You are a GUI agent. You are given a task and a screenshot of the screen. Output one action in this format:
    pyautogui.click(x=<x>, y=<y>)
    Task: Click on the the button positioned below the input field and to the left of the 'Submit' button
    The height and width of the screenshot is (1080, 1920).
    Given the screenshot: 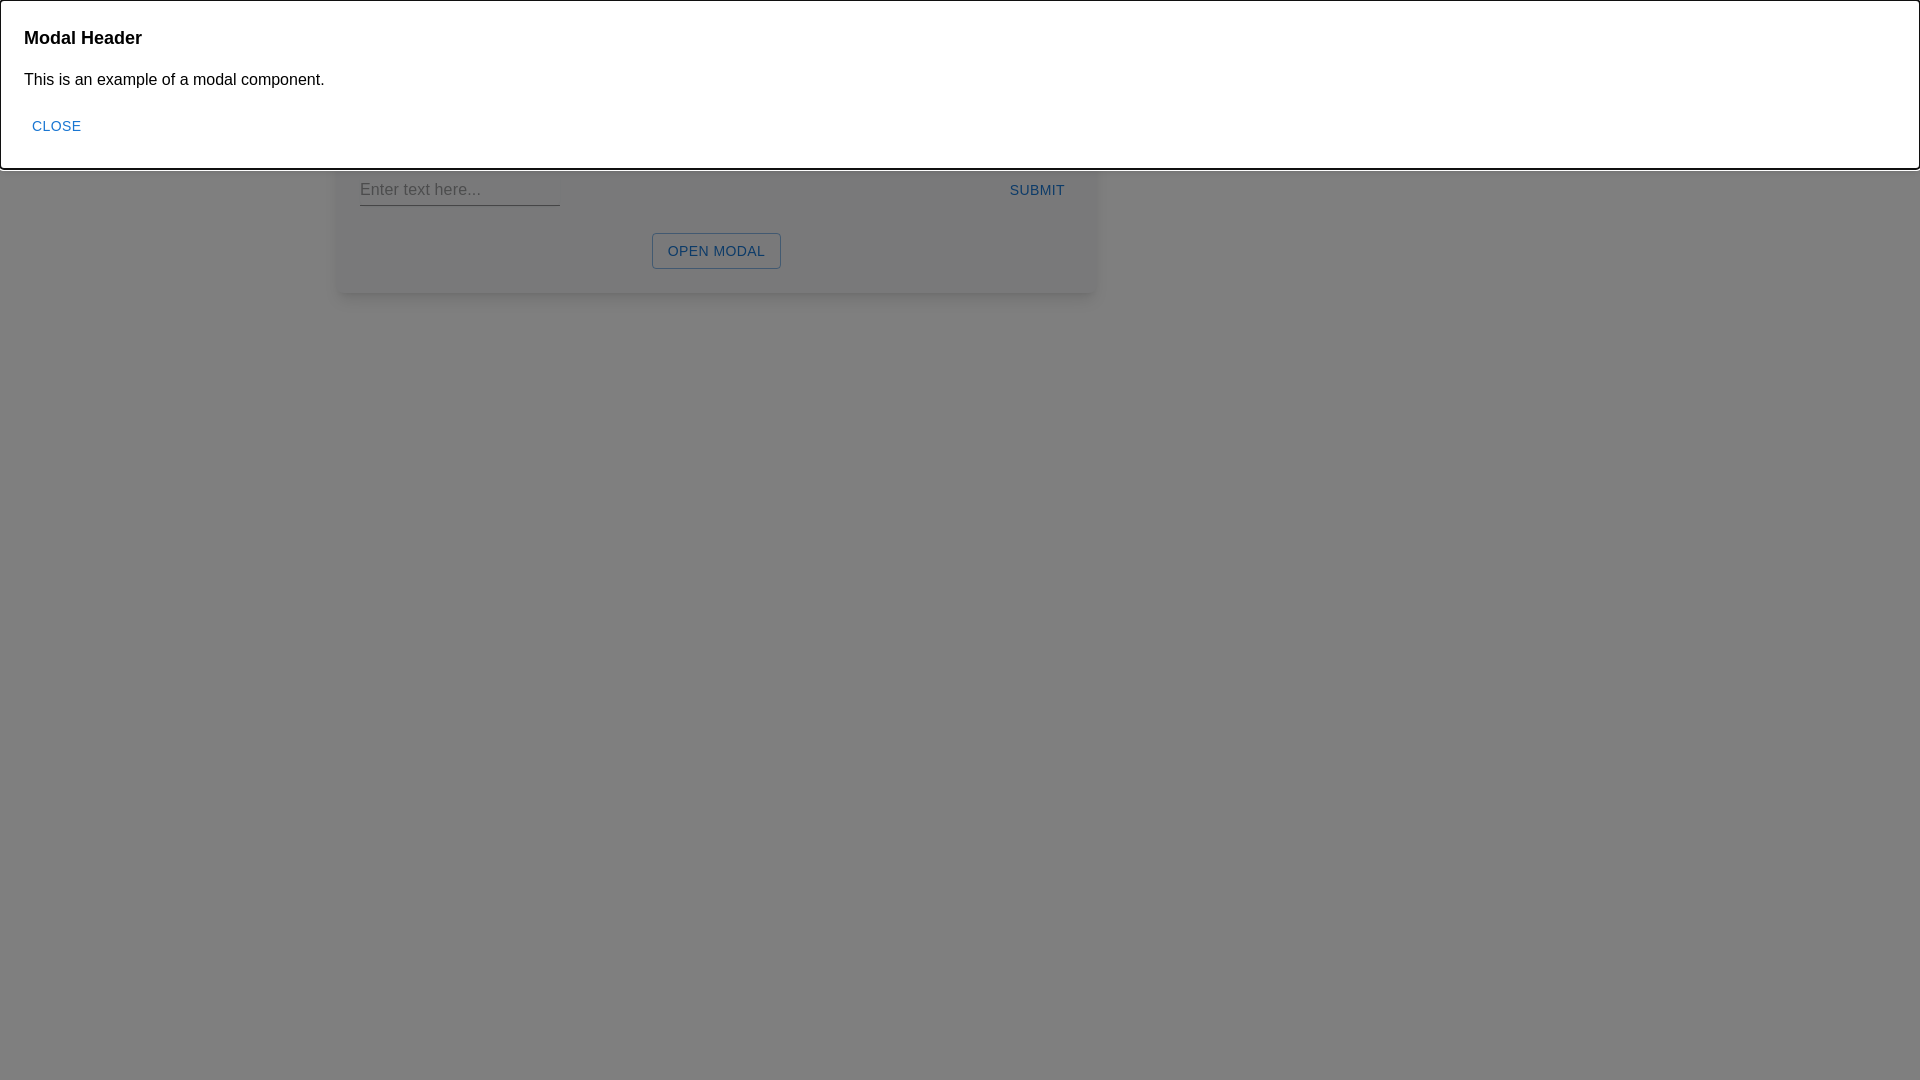 What is the action you would take?
    pyautogui.click(x=716, y=238)
    